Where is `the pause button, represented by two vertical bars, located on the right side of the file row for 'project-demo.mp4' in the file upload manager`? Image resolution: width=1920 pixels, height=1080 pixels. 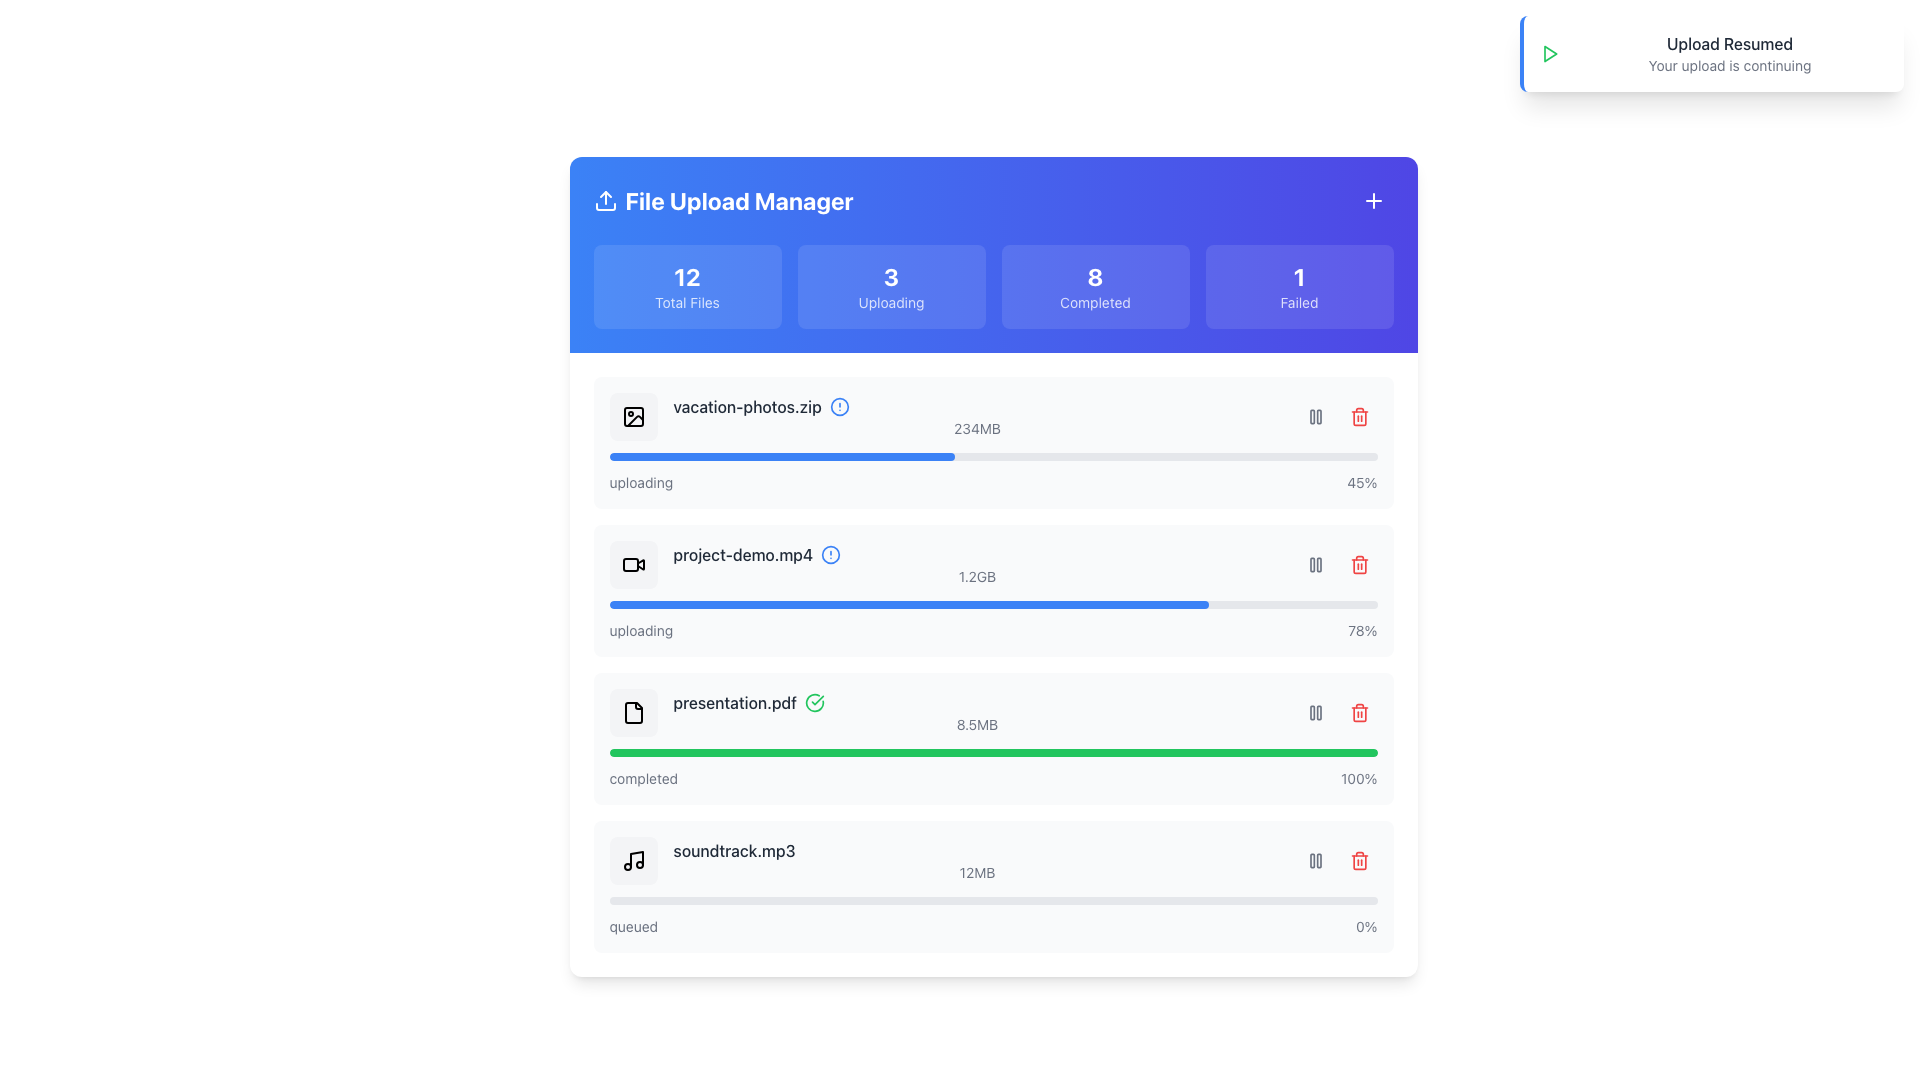
the pause button, represented by two vertical bars, located on the right side of the file row for 'project-demo.mp4' in the file upload manager is located at coordinates (1337, 564).